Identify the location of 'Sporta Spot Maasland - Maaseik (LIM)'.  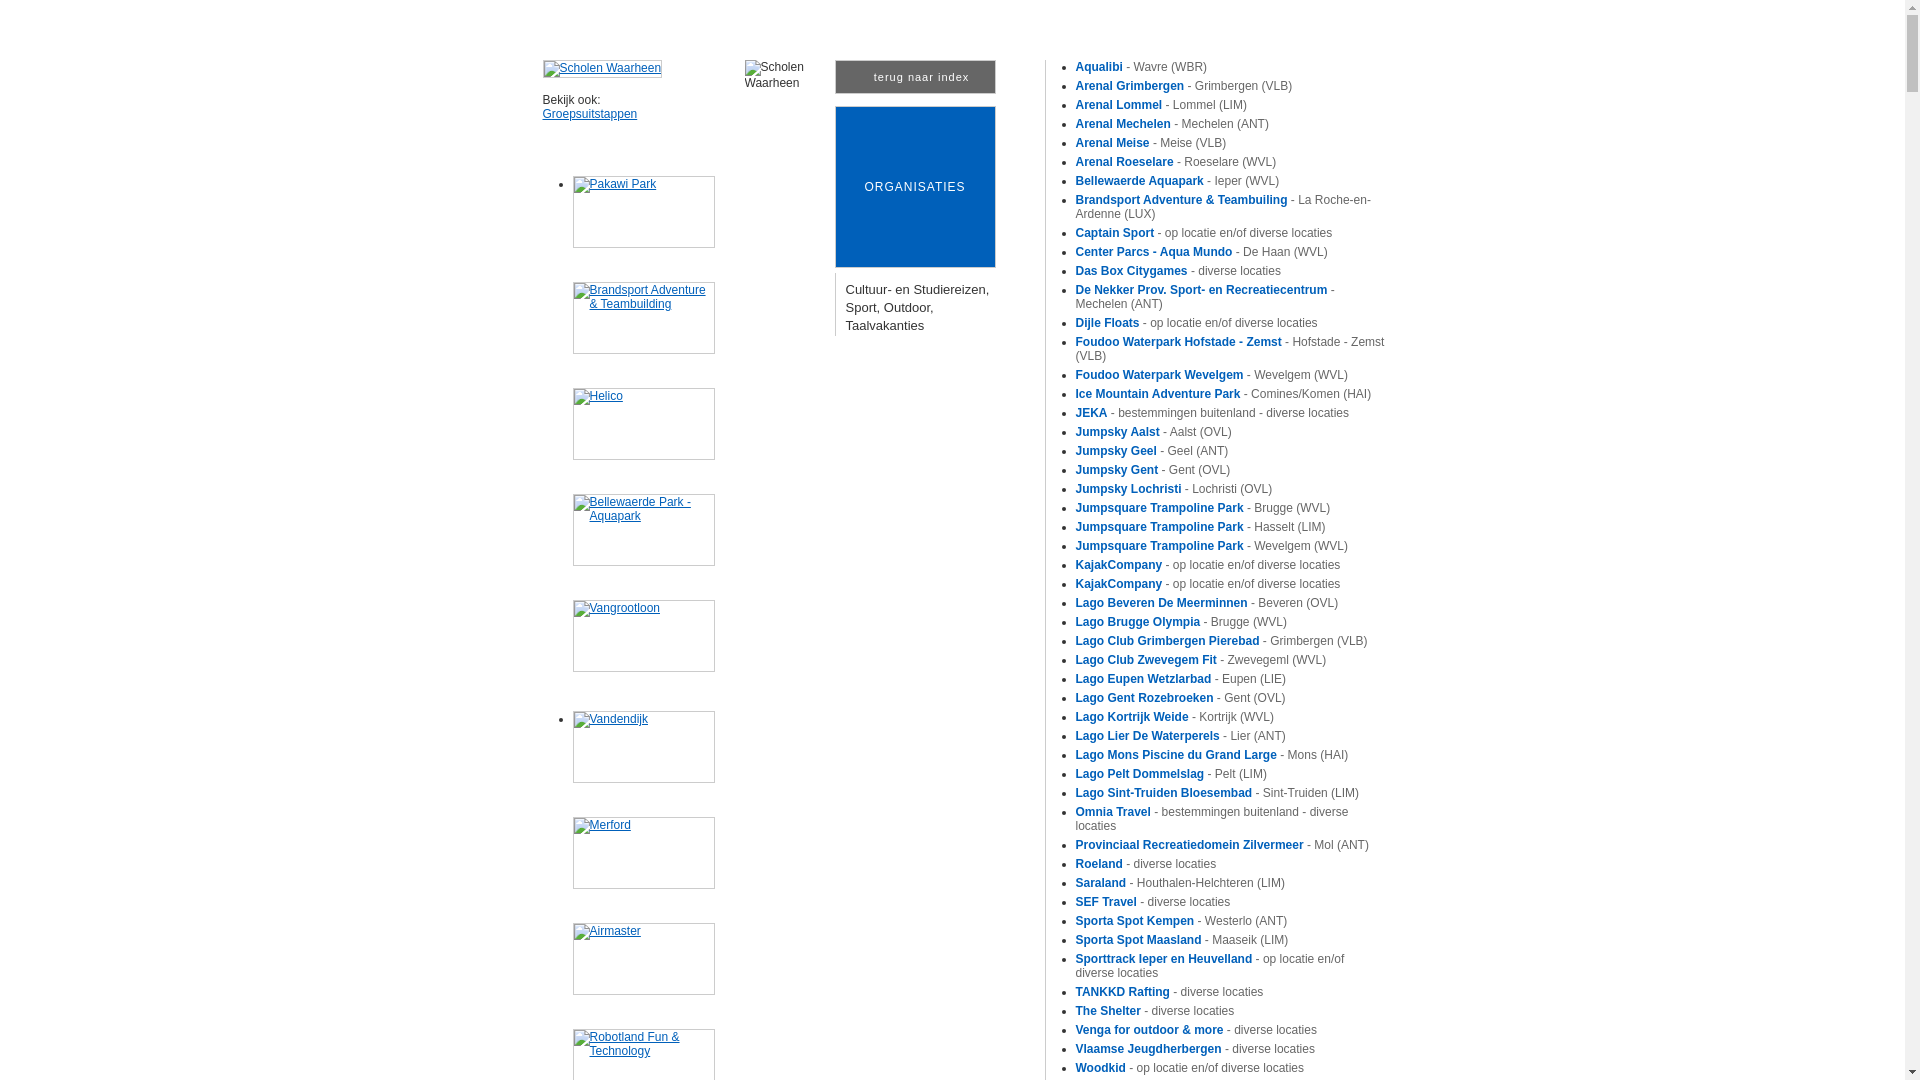
(1182, 940).